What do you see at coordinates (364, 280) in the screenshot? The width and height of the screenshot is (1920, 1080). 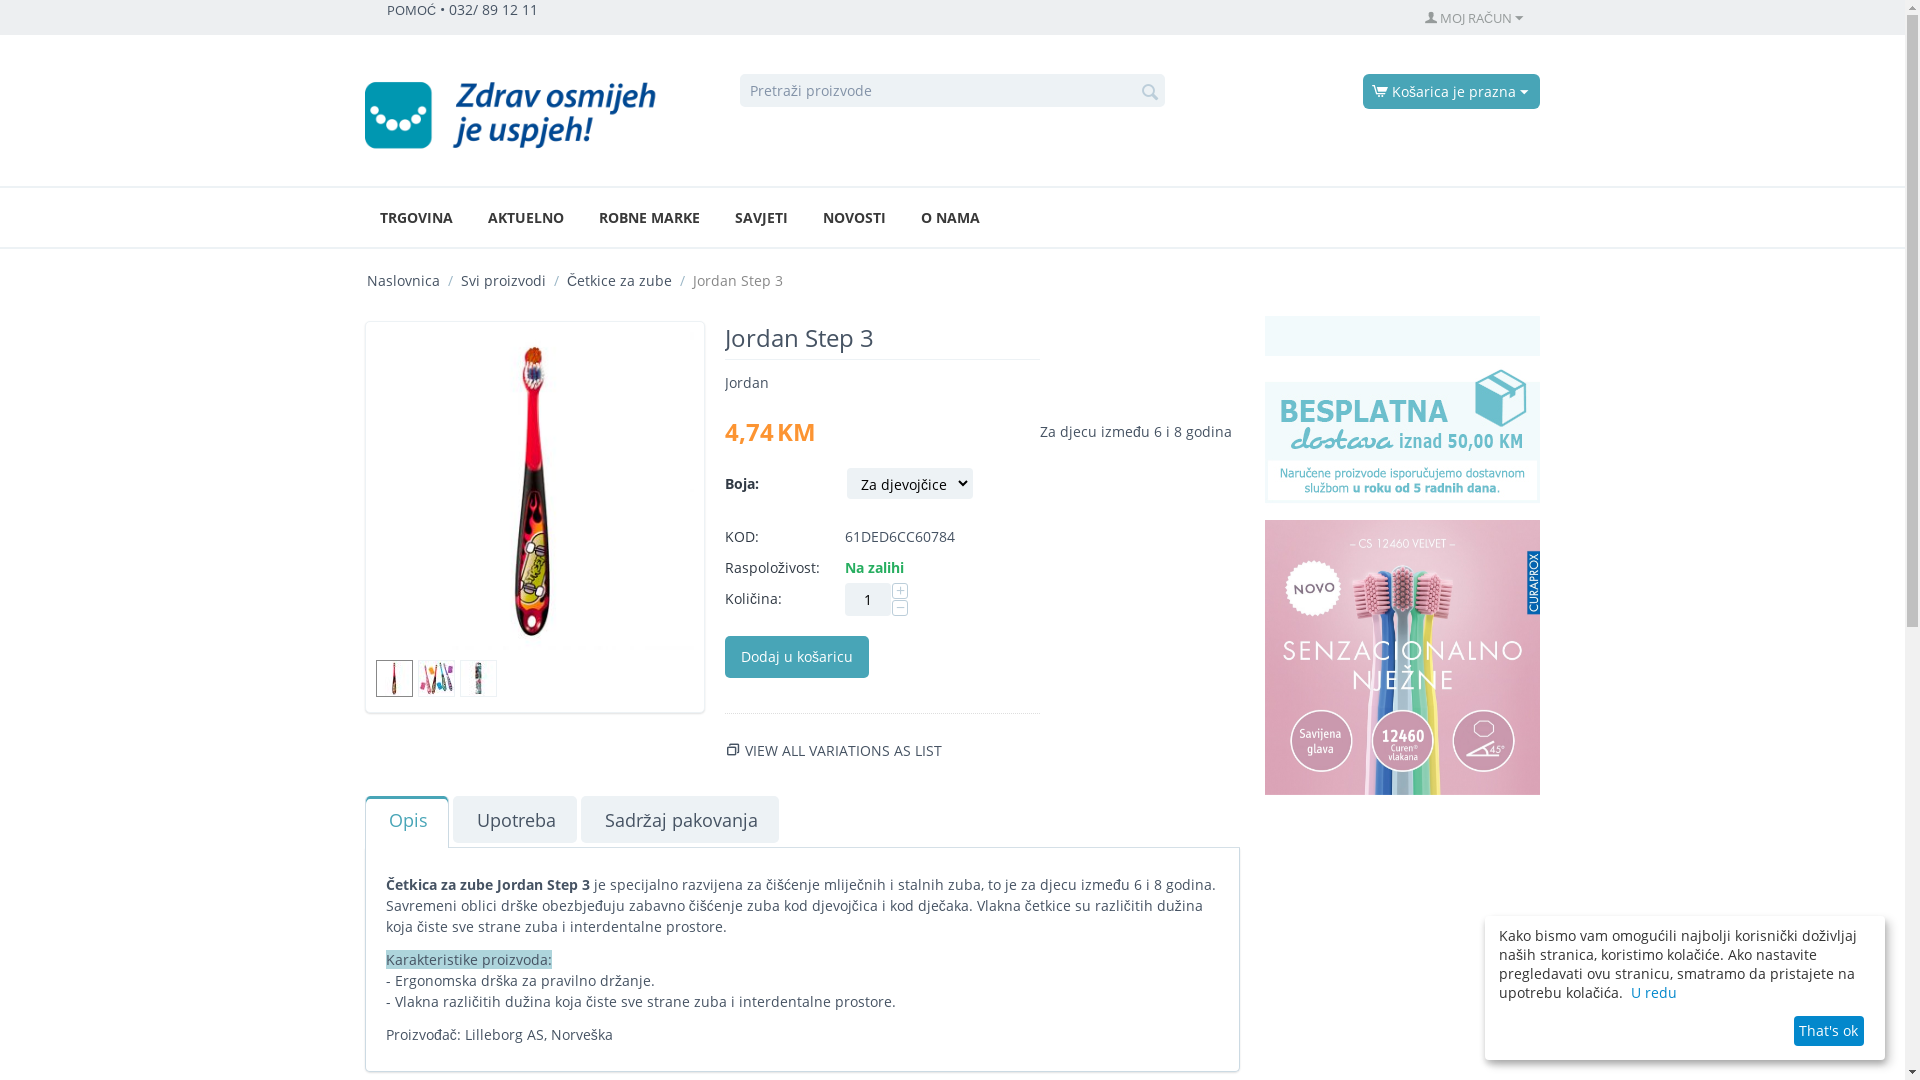 I see `'Naslovnica'` at bounding box center [364, 280].